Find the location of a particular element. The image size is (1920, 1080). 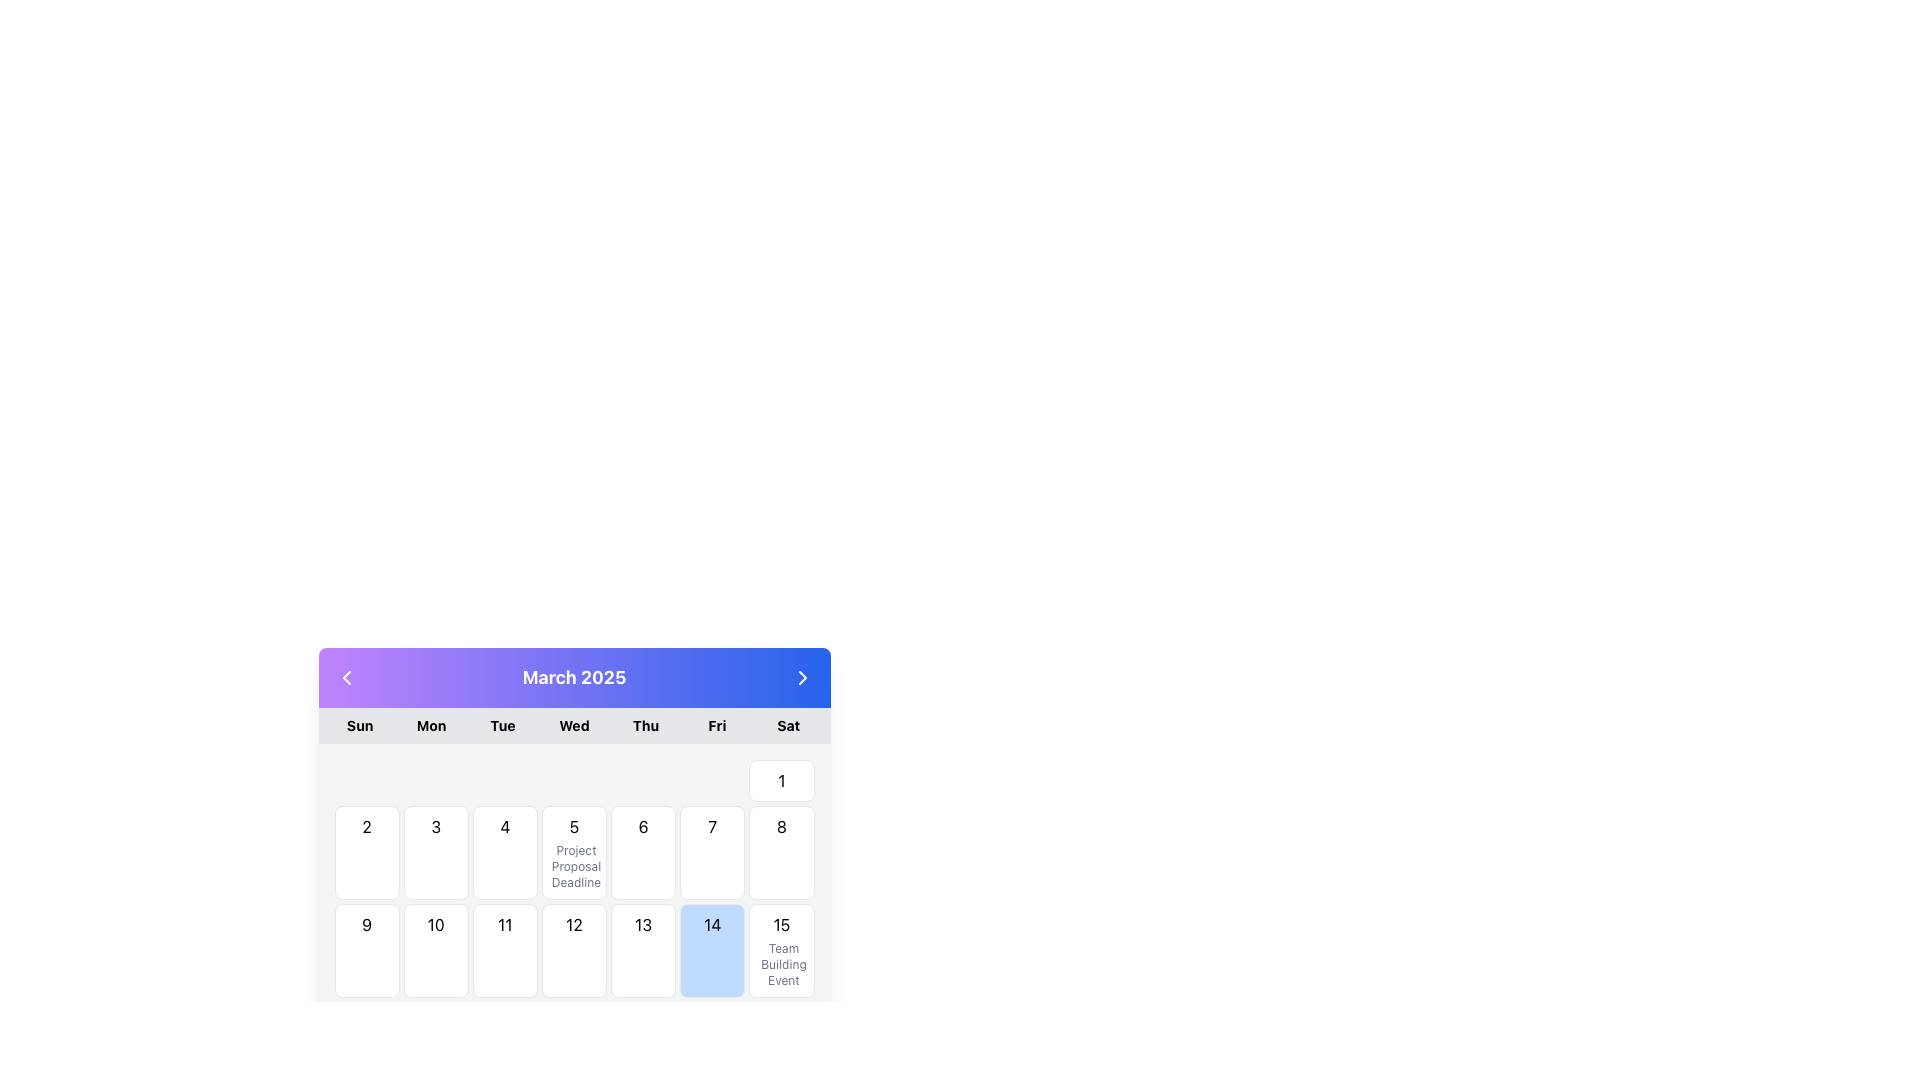

the text label displaying 'Project Proposal Deadline' located centrally within the box for March 5th in the calendar layout is located at coordinates (573, 866).